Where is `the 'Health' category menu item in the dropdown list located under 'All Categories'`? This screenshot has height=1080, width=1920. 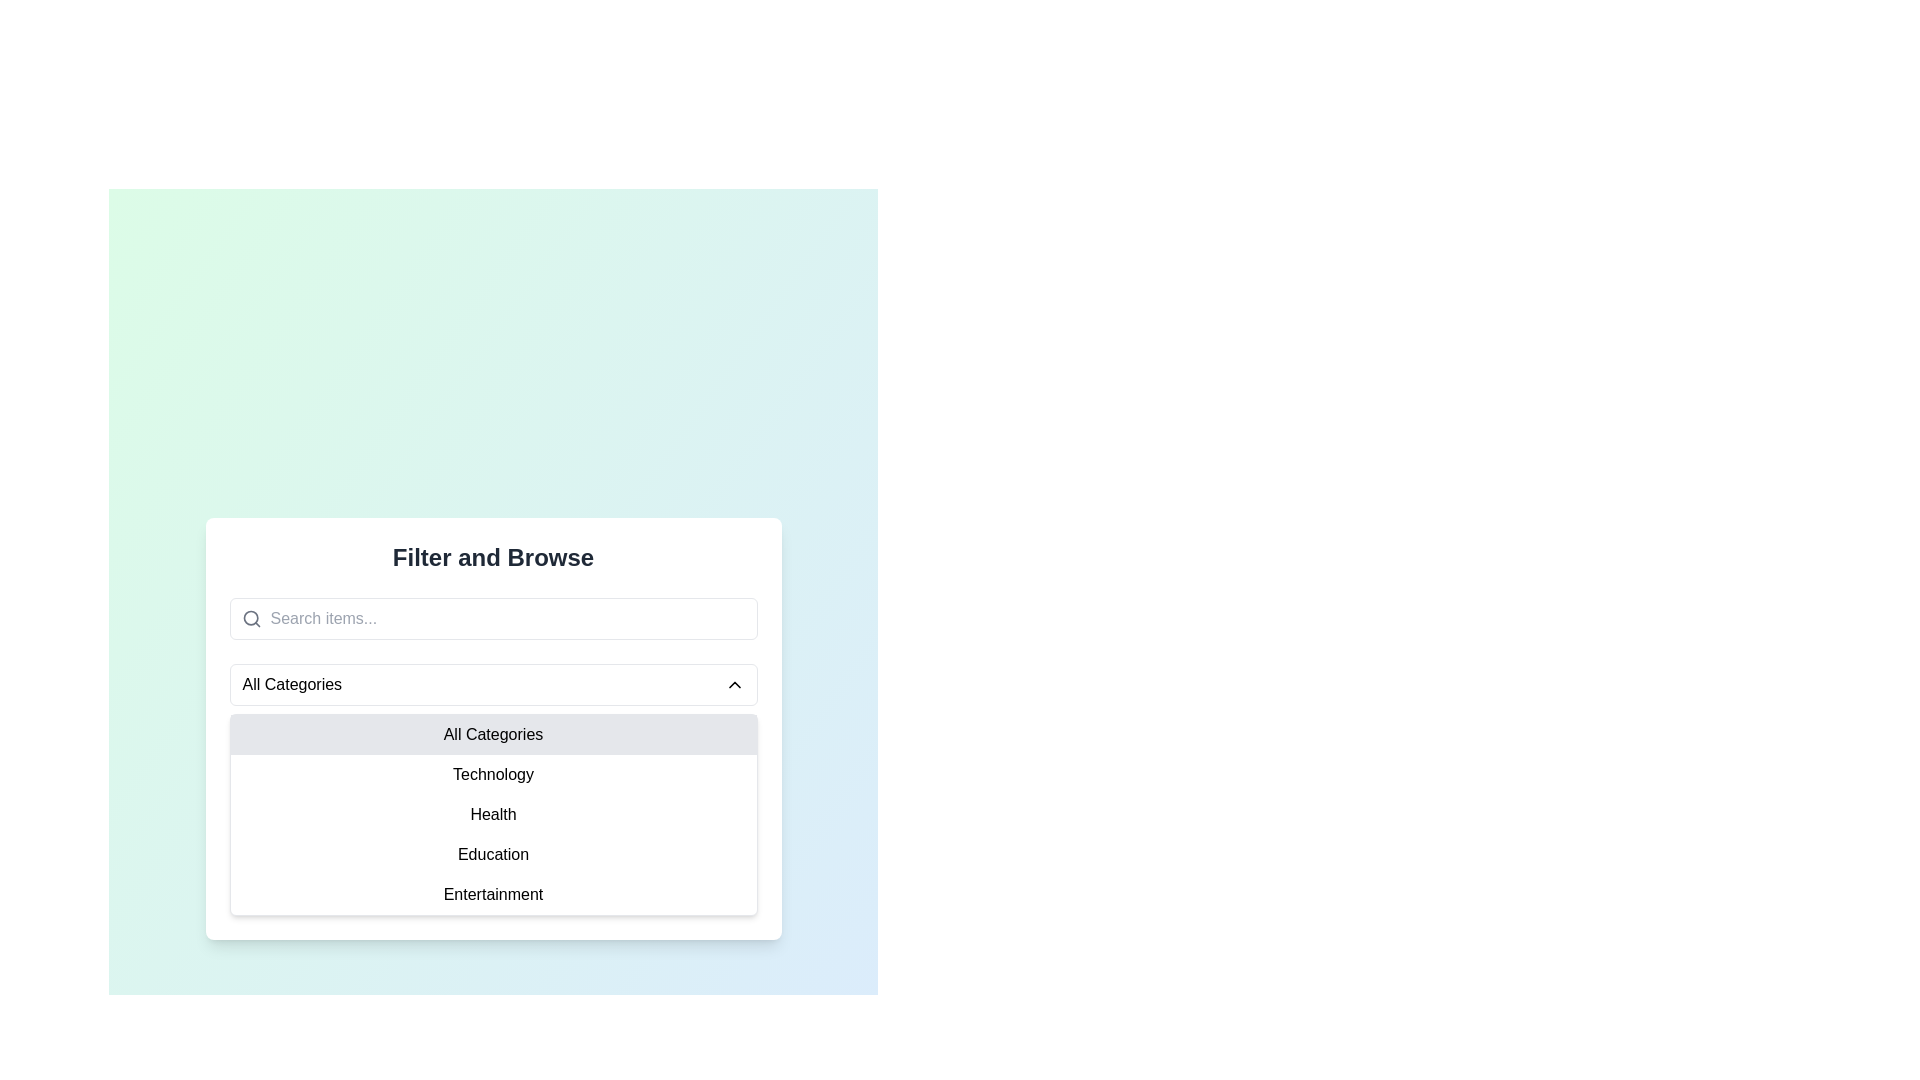 the 'Health' category menu item in the dropdown list located under 'All Categories' is located at coordinates (493, 814).